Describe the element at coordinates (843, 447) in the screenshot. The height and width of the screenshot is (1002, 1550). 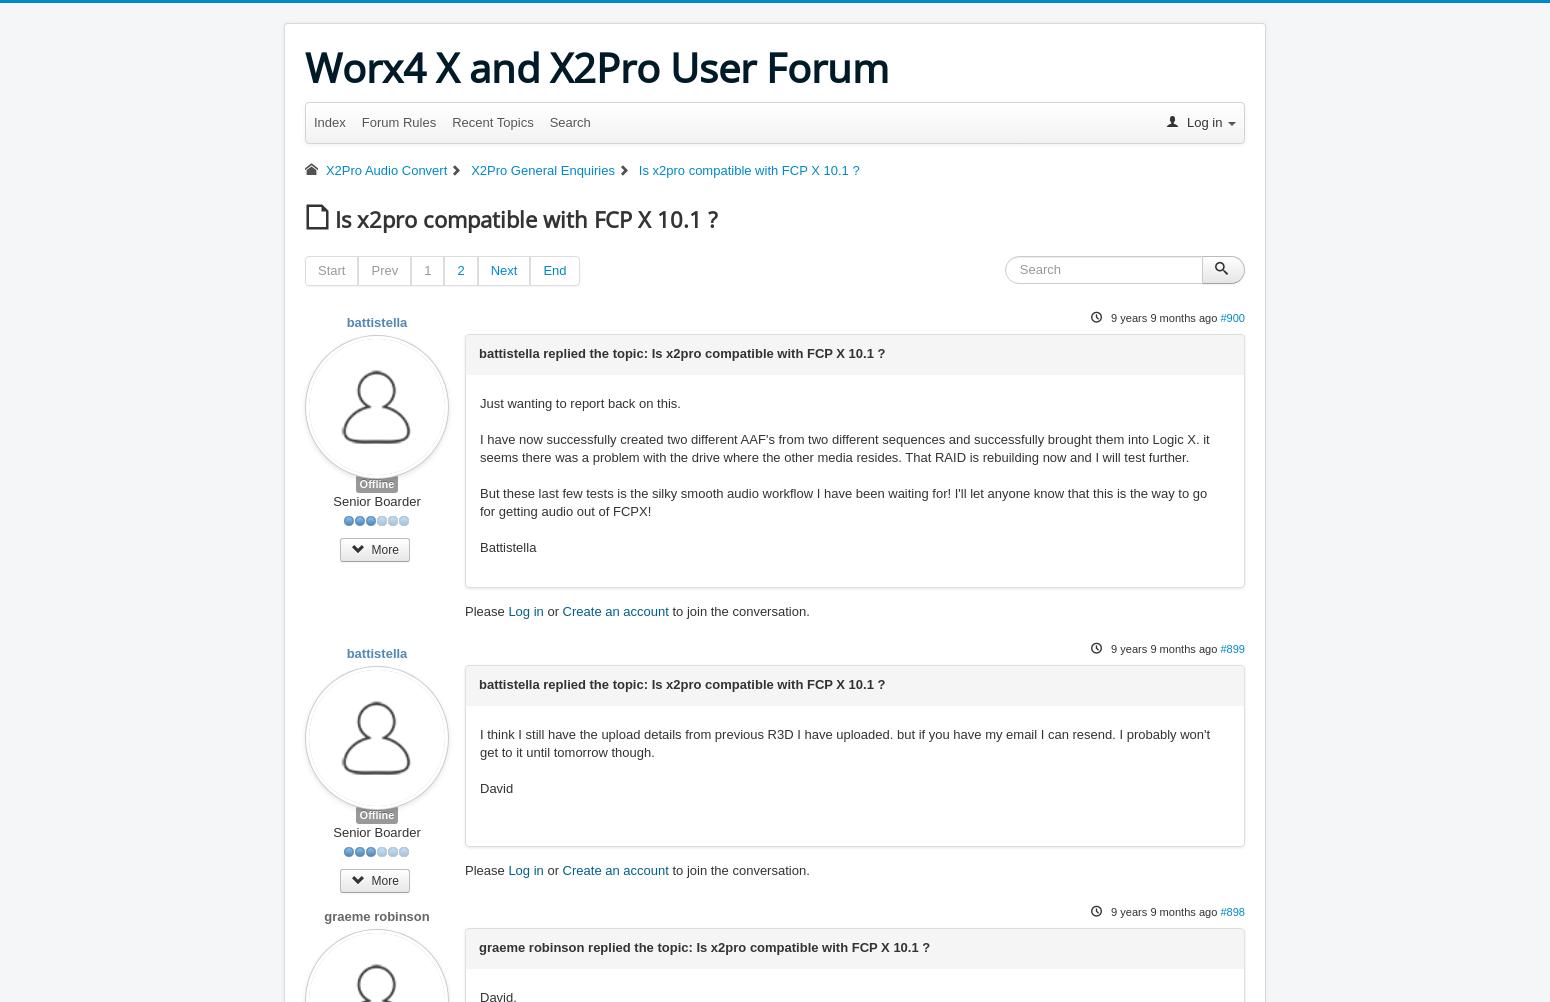
I see `'I have now successfully created two different AAF's from two different sequences and successfully brought them into Logic X.  it seems there was a problem with the drive where the other media resides.  That RAID is rebuilding now and I will test further.'` at that location.